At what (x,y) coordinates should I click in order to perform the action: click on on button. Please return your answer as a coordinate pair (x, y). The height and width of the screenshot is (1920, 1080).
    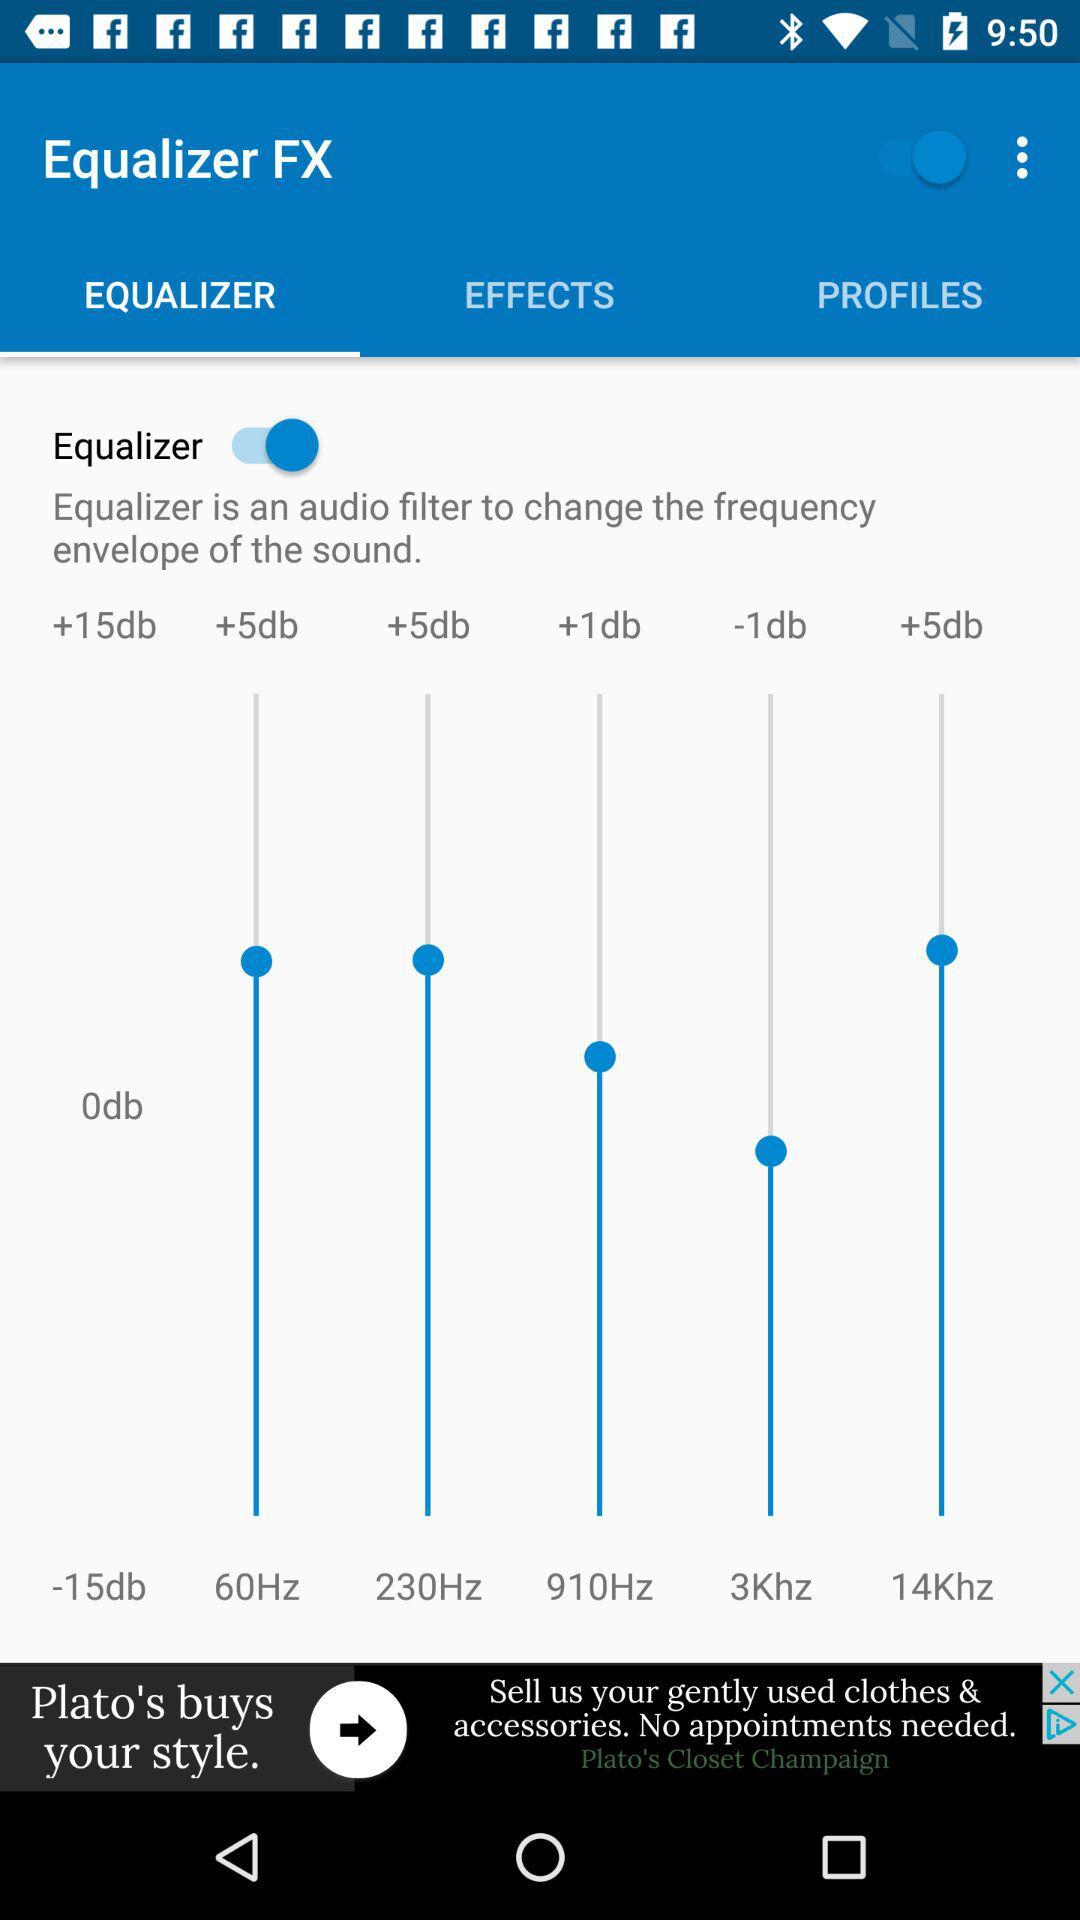
    Looking at the image, I should click on (912, 156).